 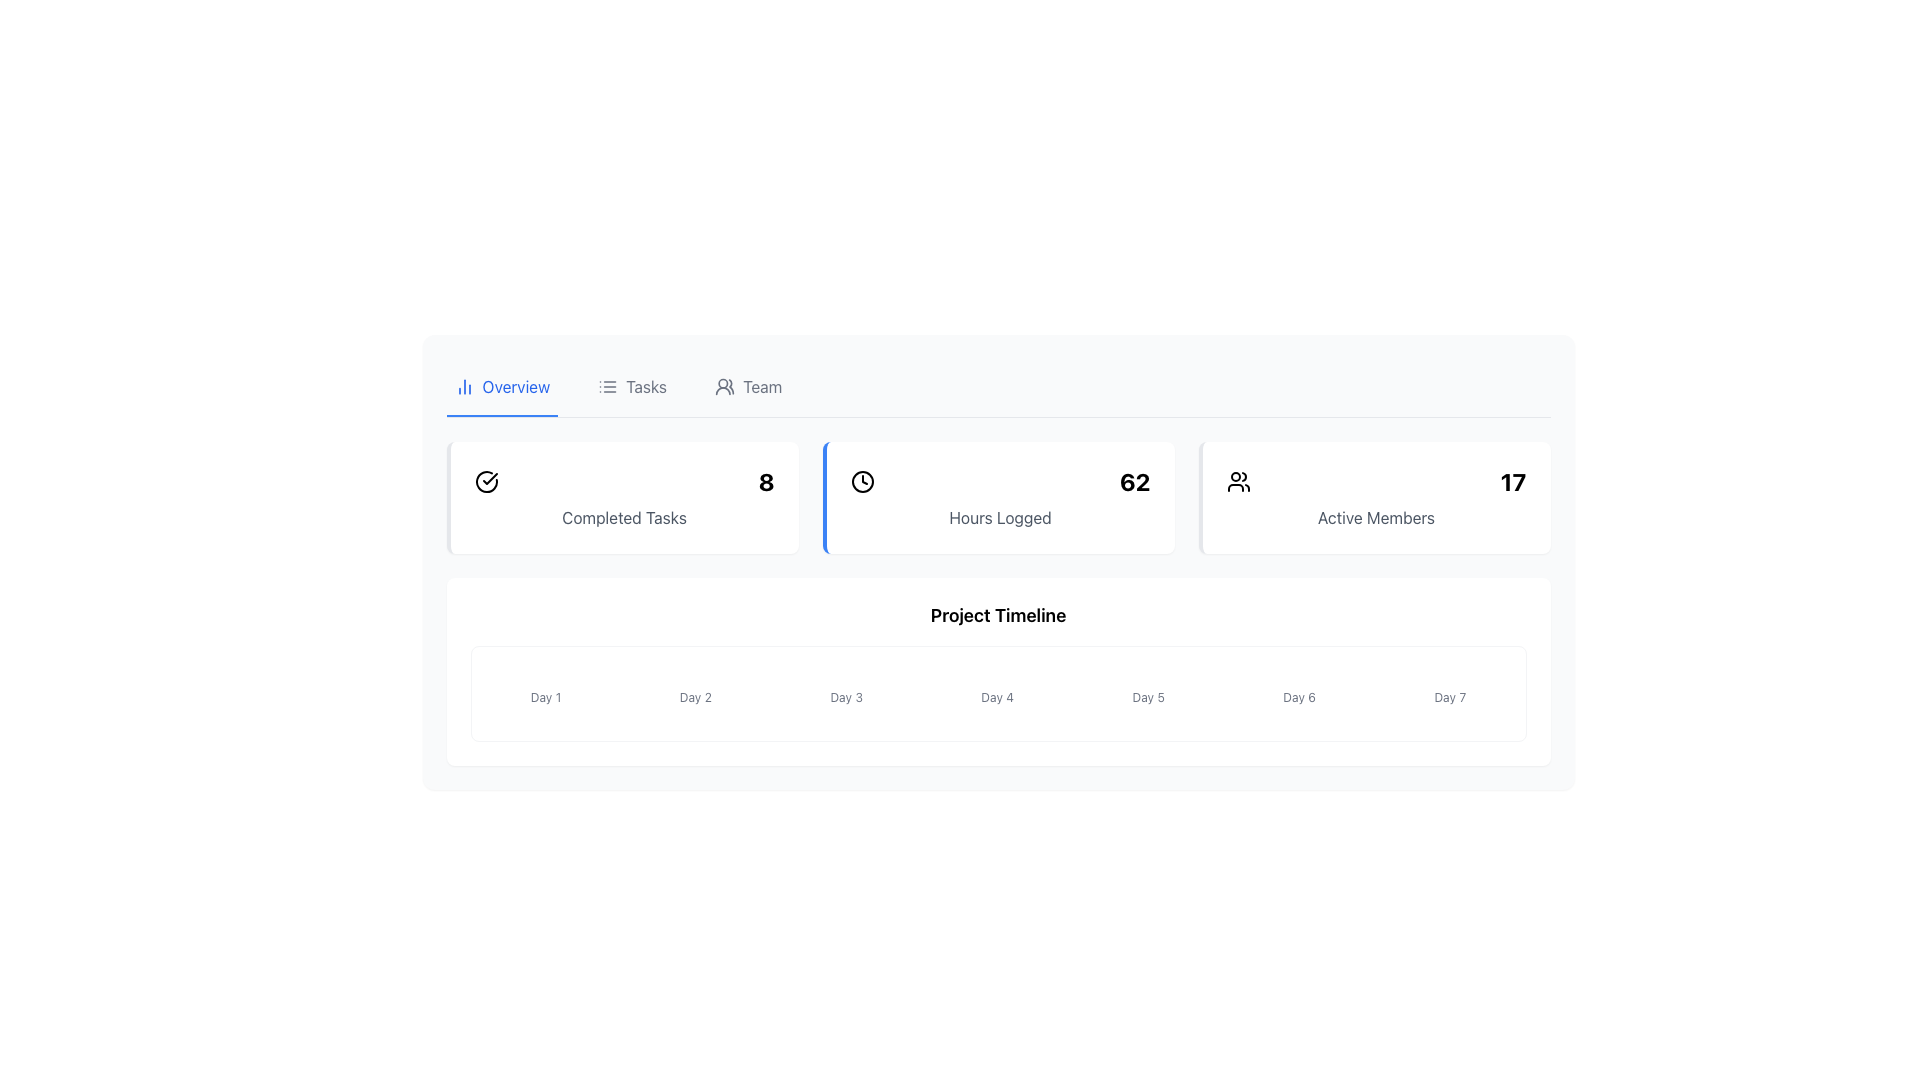 I want to click on the text label 'Day 6' which has a small blue circular indicator above it, indicating it is a selectable item within the Project Timeline section, so click(x=1299, y=693).